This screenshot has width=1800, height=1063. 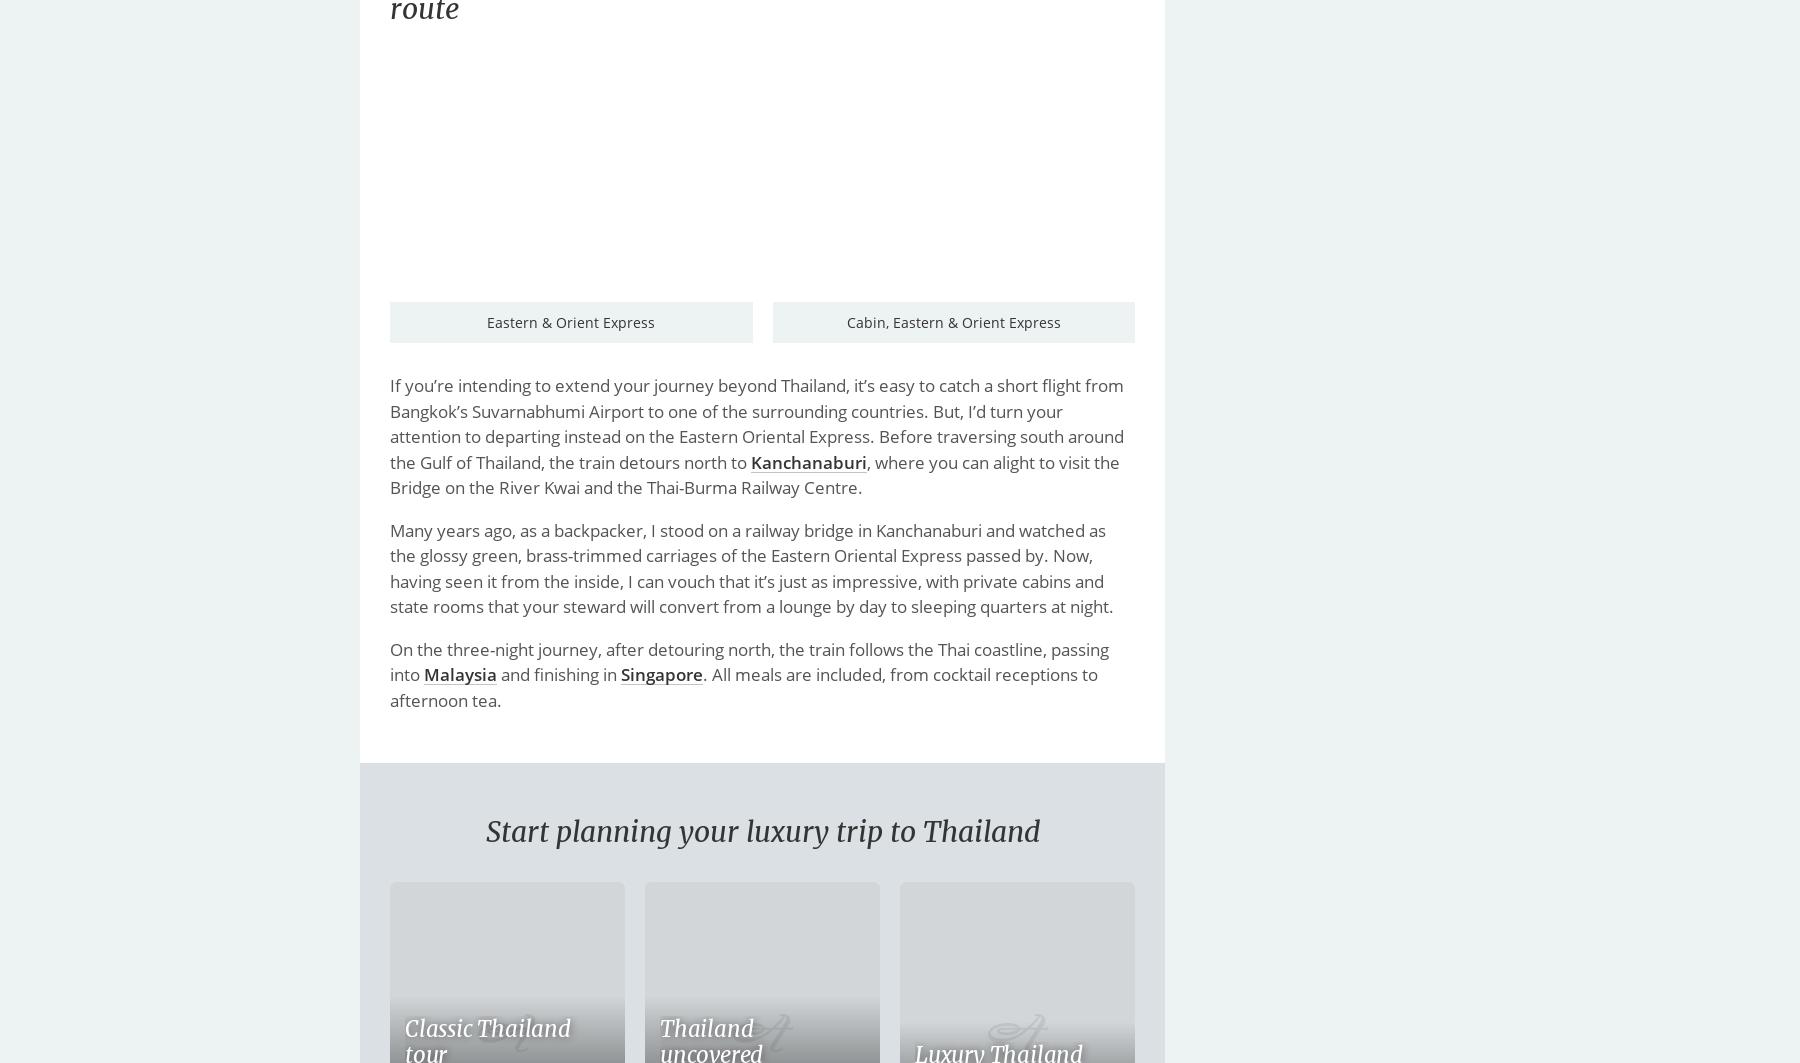 What do you see at coordinates (753, 474) in the screenshot?
I see `', where you can alight to visit the Bridge on the River Kwai and the Thai-Burma Railway Centre.'` at bounding box center [753, 474].